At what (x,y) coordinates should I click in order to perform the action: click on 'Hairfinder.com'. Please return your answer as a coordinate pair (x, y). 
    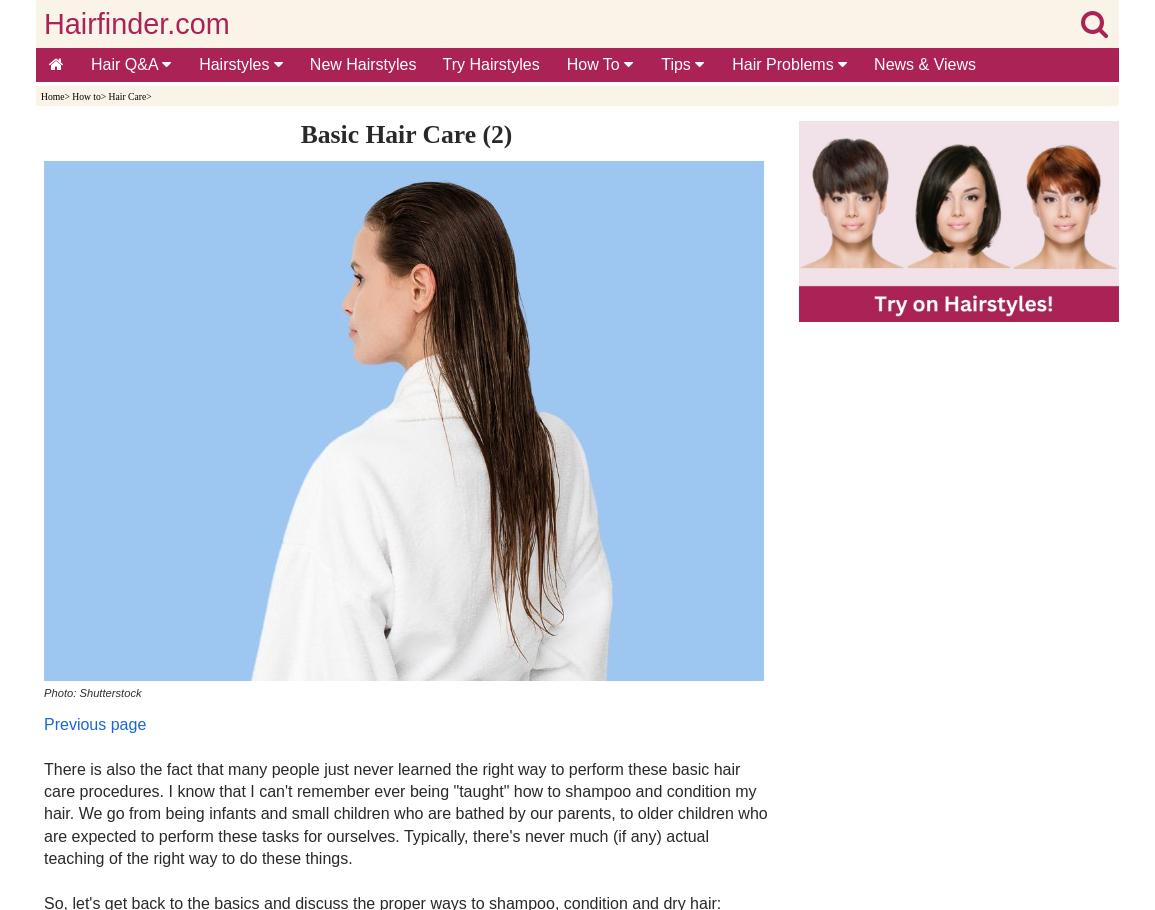
    Looking at the image, I should click on (136, 23).